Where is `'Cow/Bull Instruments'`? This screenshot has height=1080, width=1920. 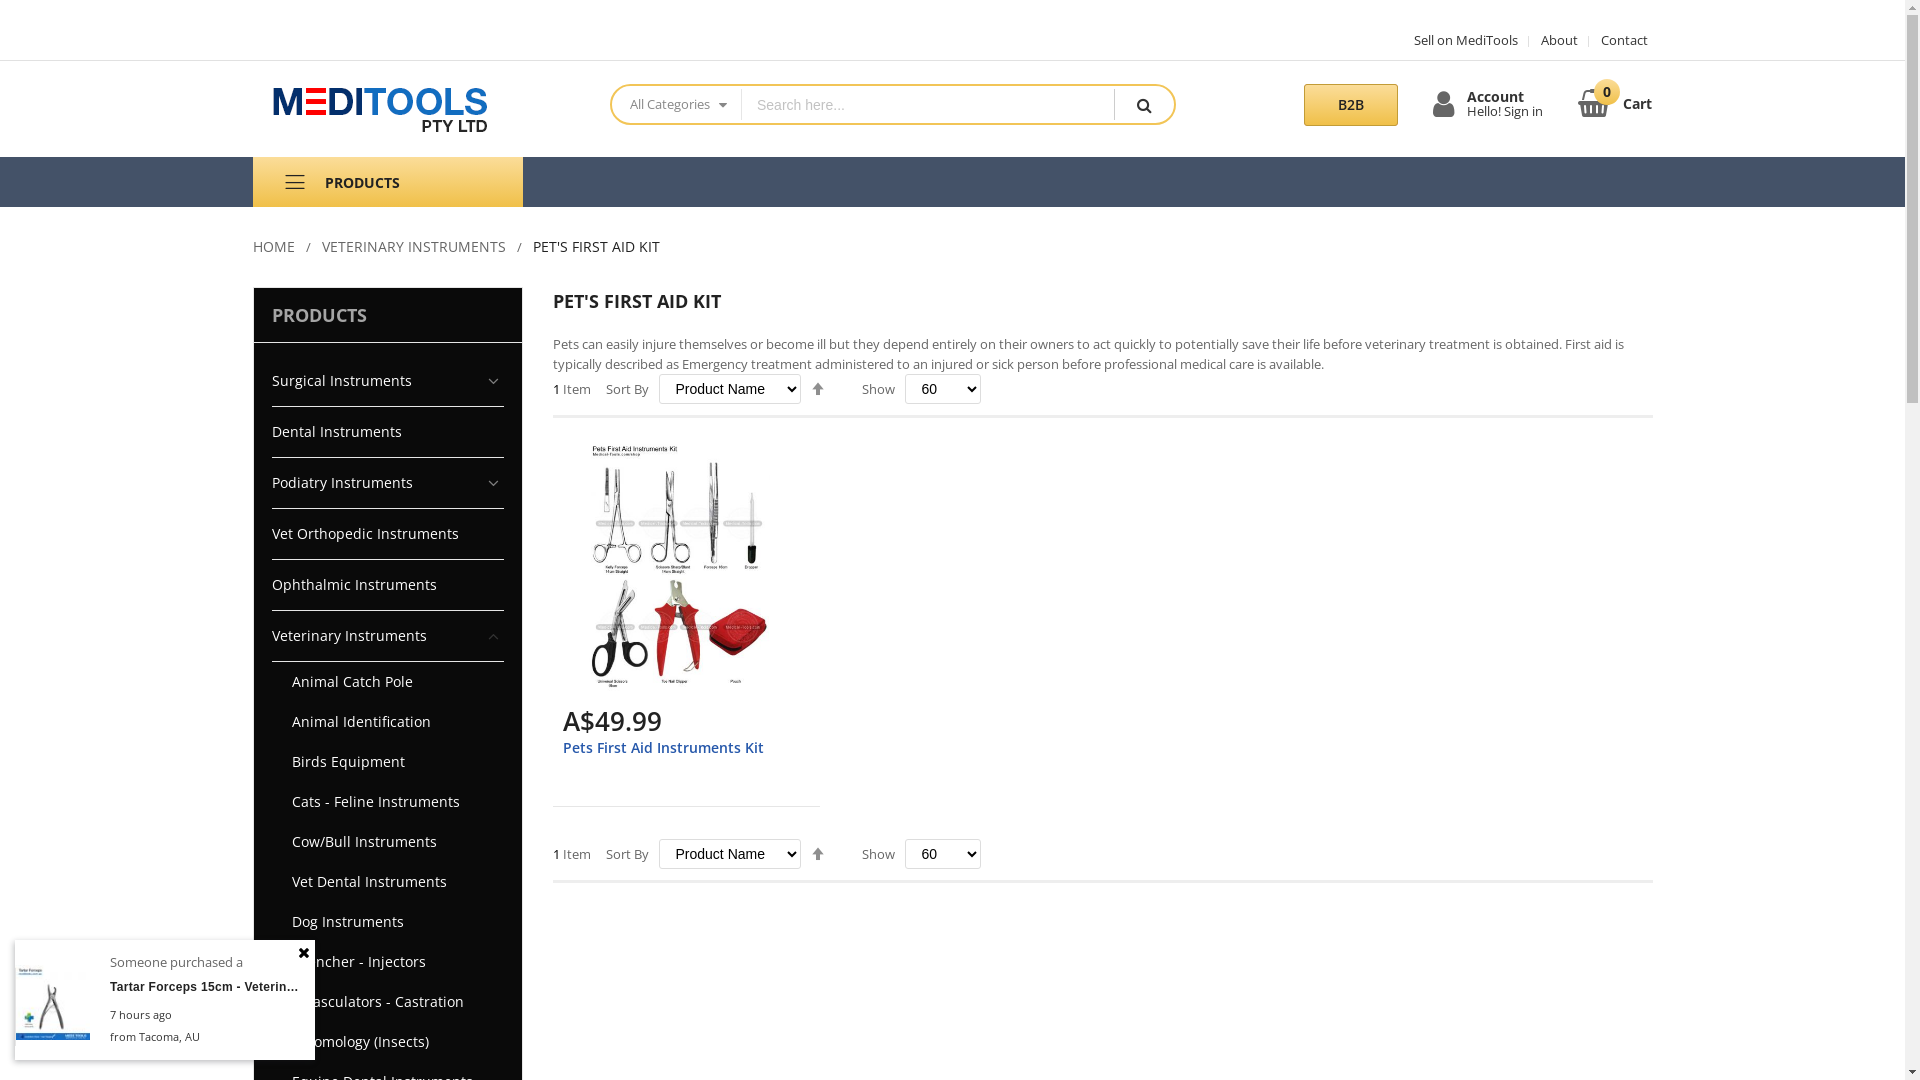 'Cow/Bull Instruments' is located at coordinates (388, 841).